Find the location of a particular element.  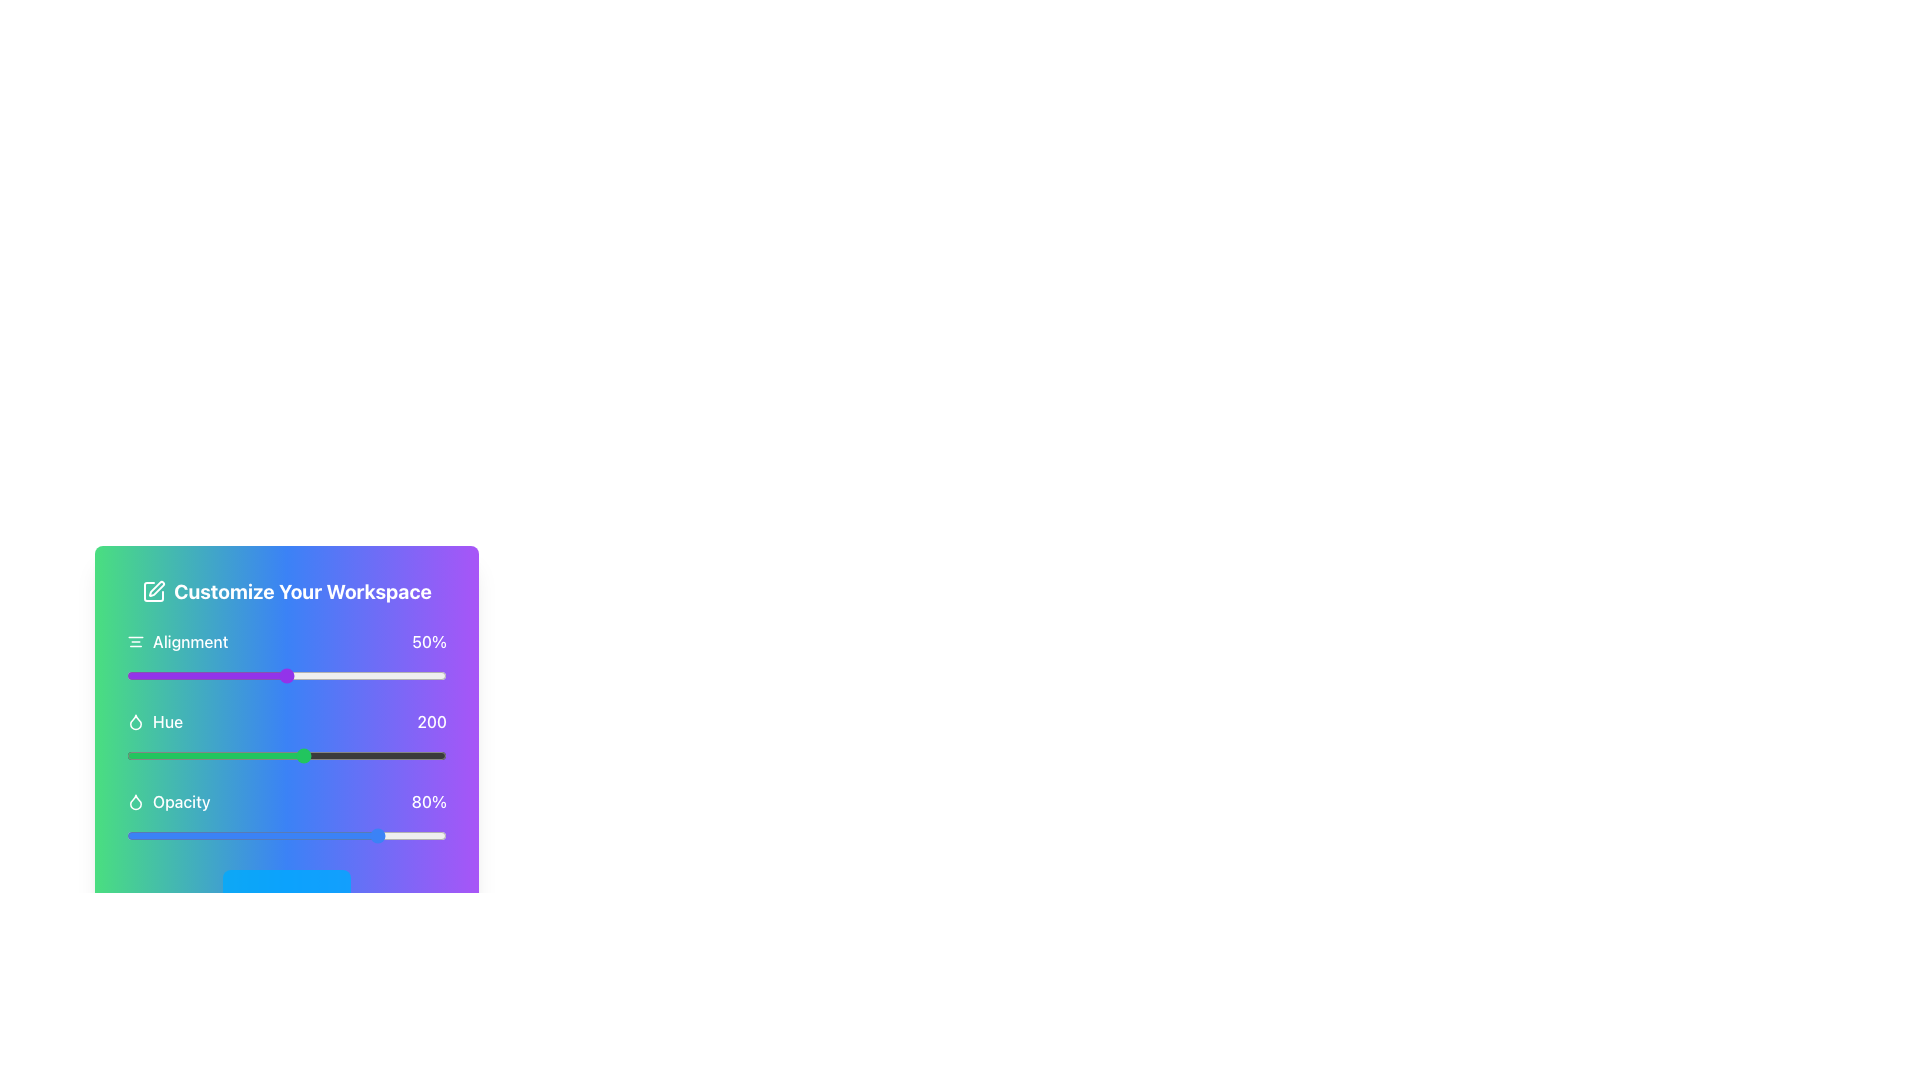

the alignment percentage is located at coordinates (266, 675).